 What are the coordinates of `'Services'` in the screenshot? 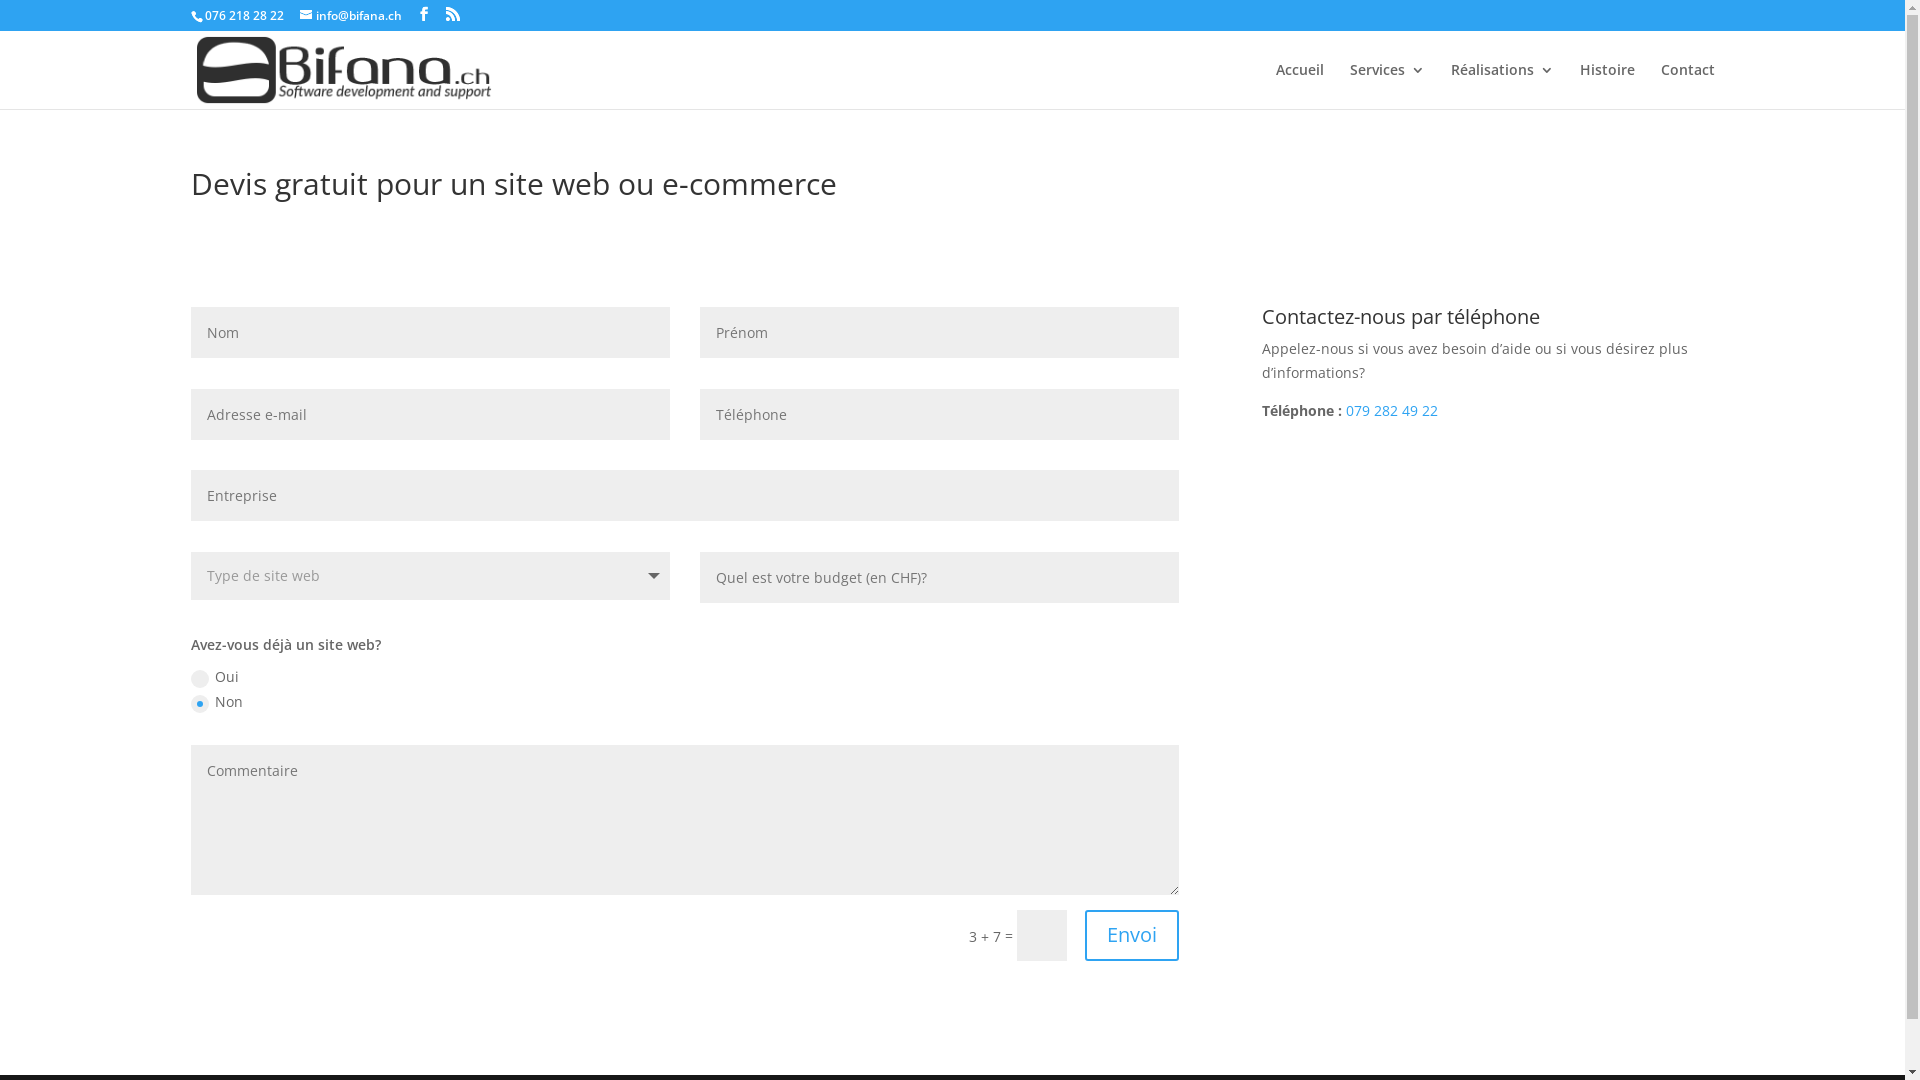 It's located at (1349, 84).